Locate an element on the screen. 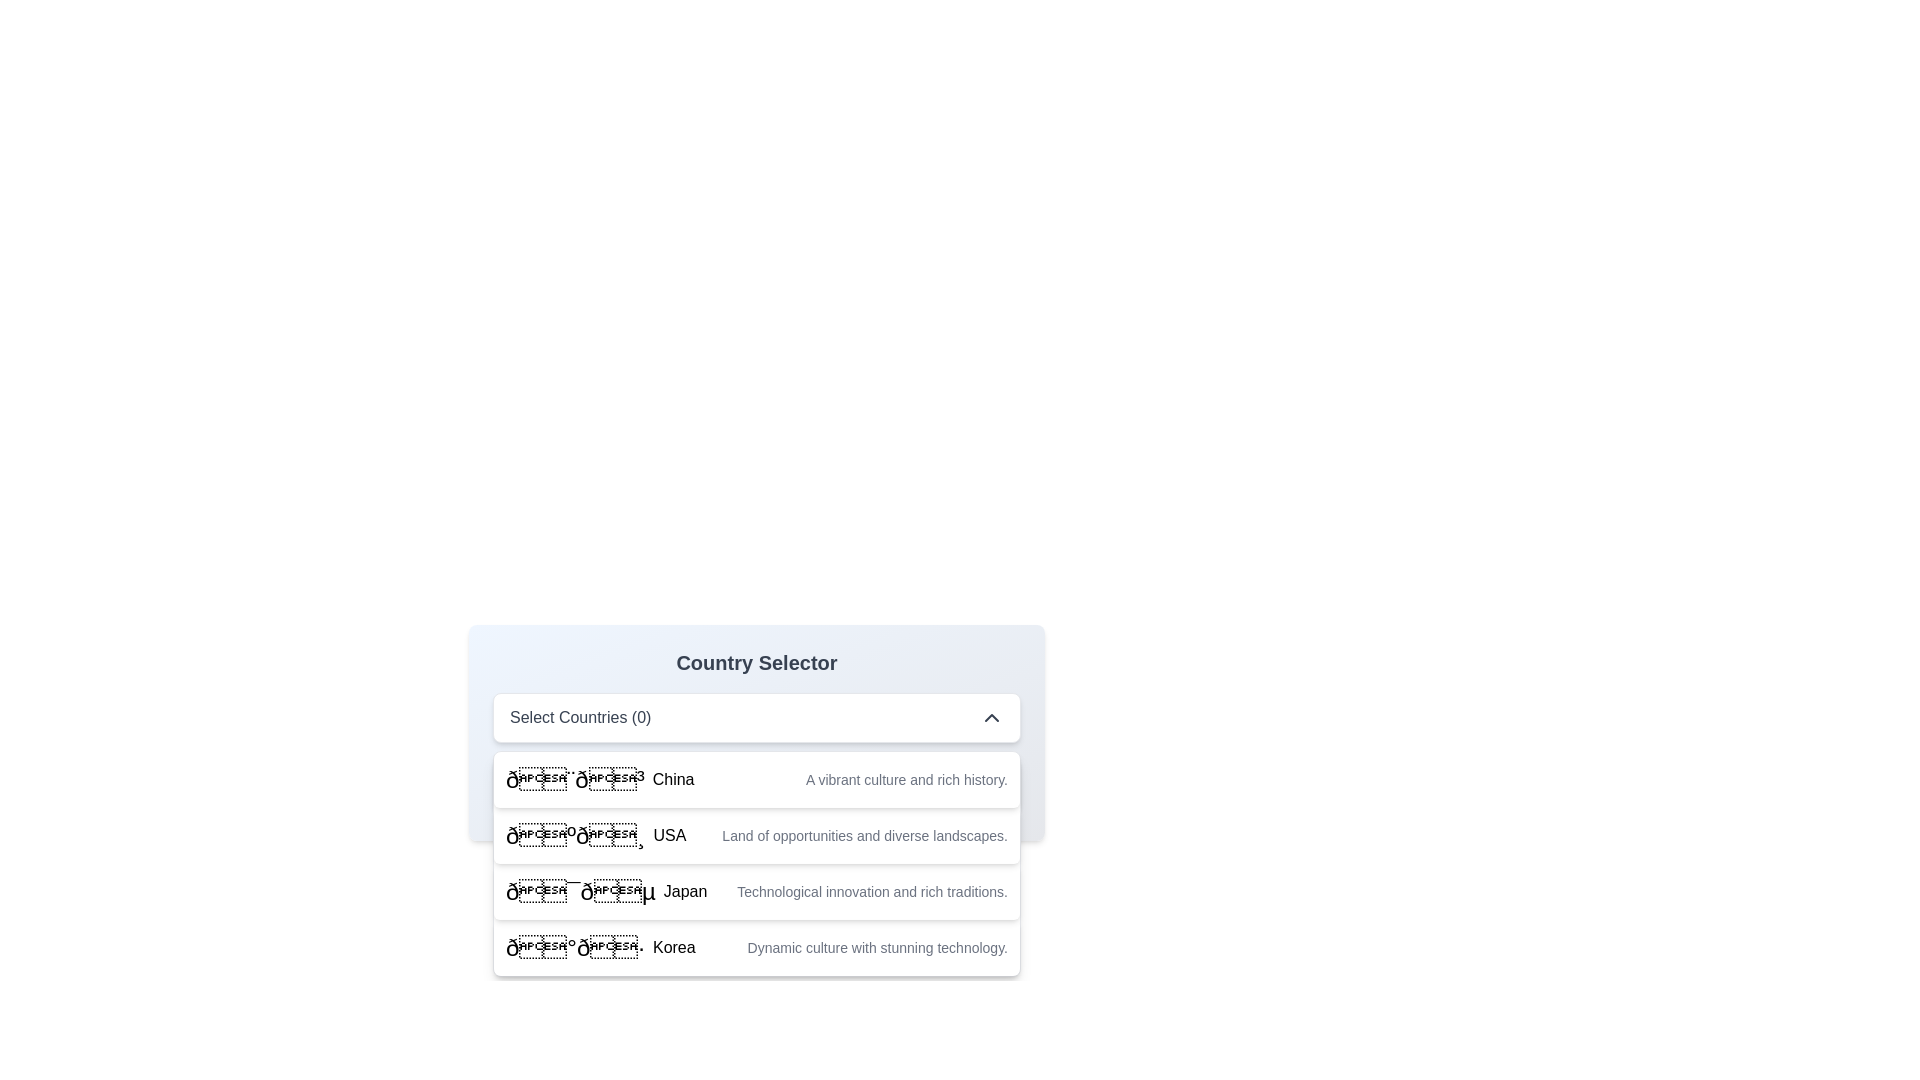 The width and height of the screenshot is (1920, 1080). the fourth option in the dropdown menu representing 'Korea' is located at coordinates (756, 947).